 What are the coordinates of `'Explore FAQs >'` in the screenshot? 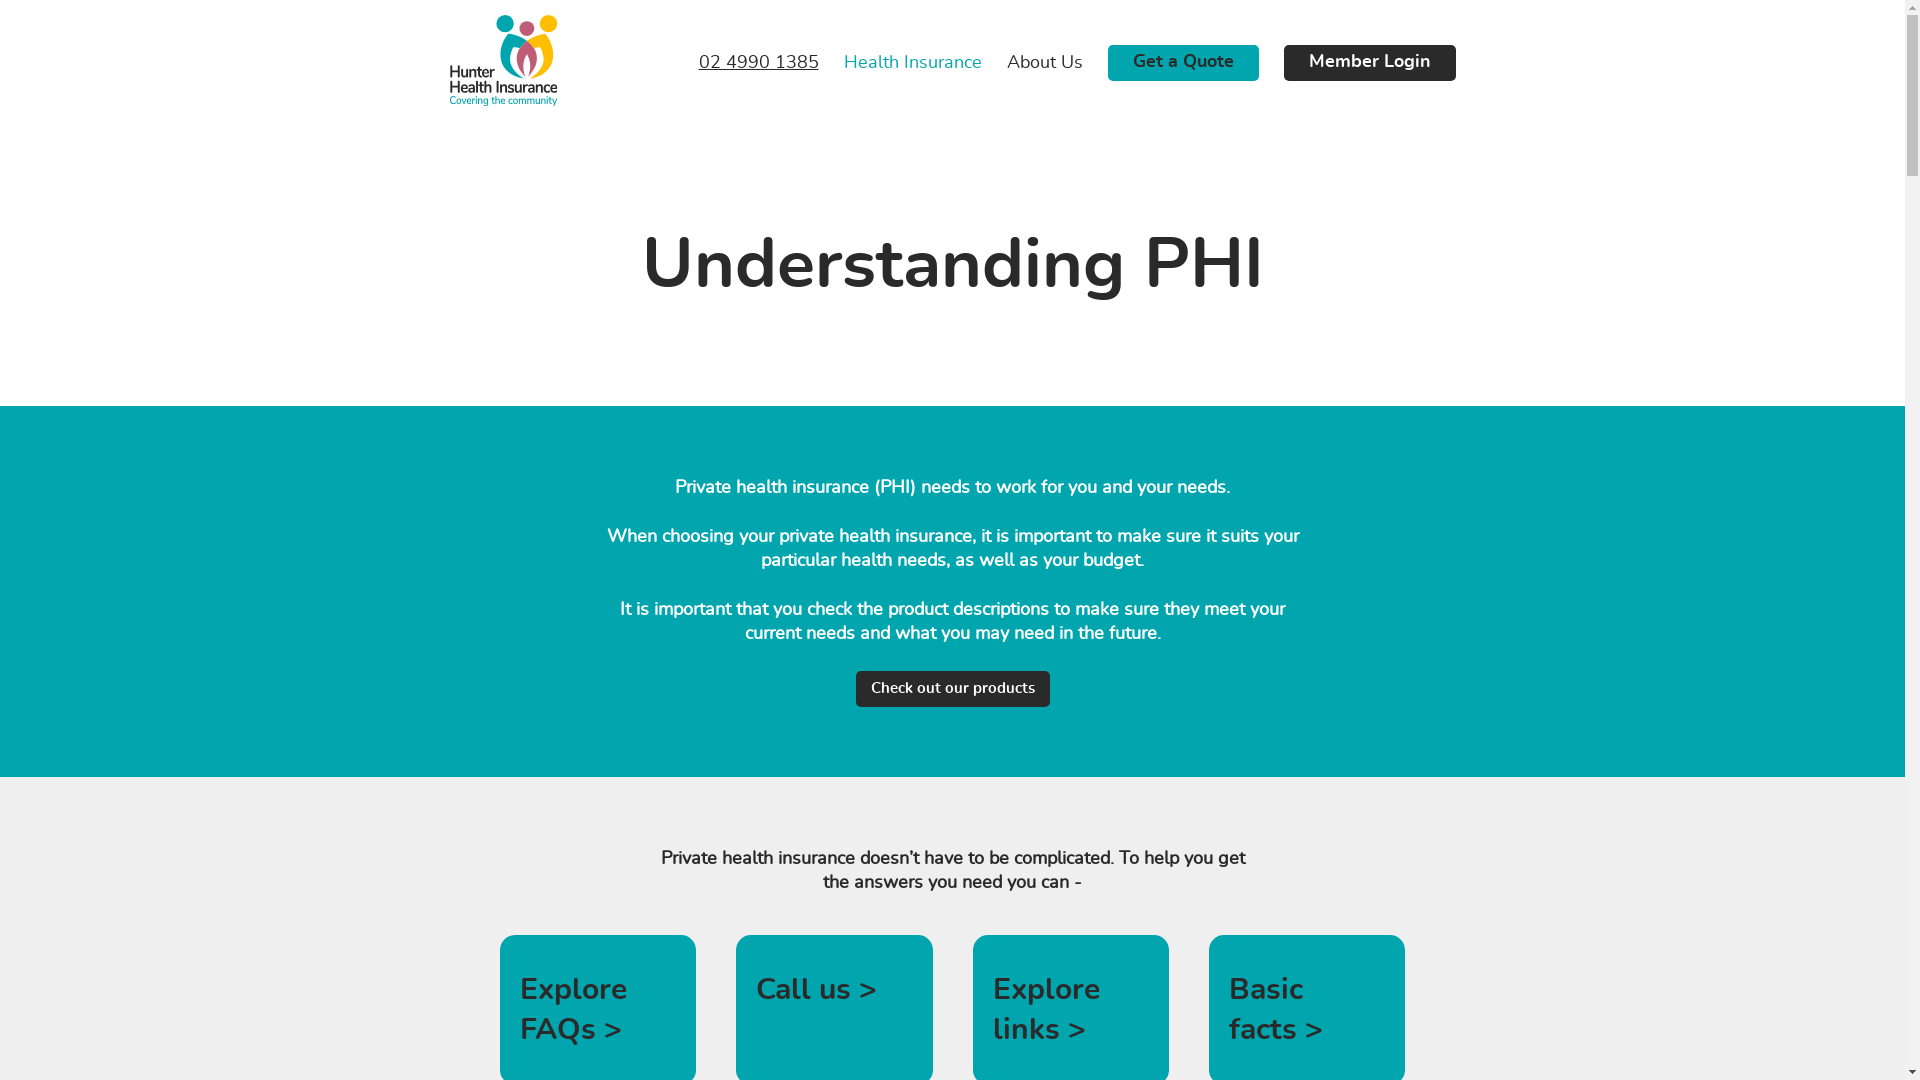 It's located at (519, 1010).